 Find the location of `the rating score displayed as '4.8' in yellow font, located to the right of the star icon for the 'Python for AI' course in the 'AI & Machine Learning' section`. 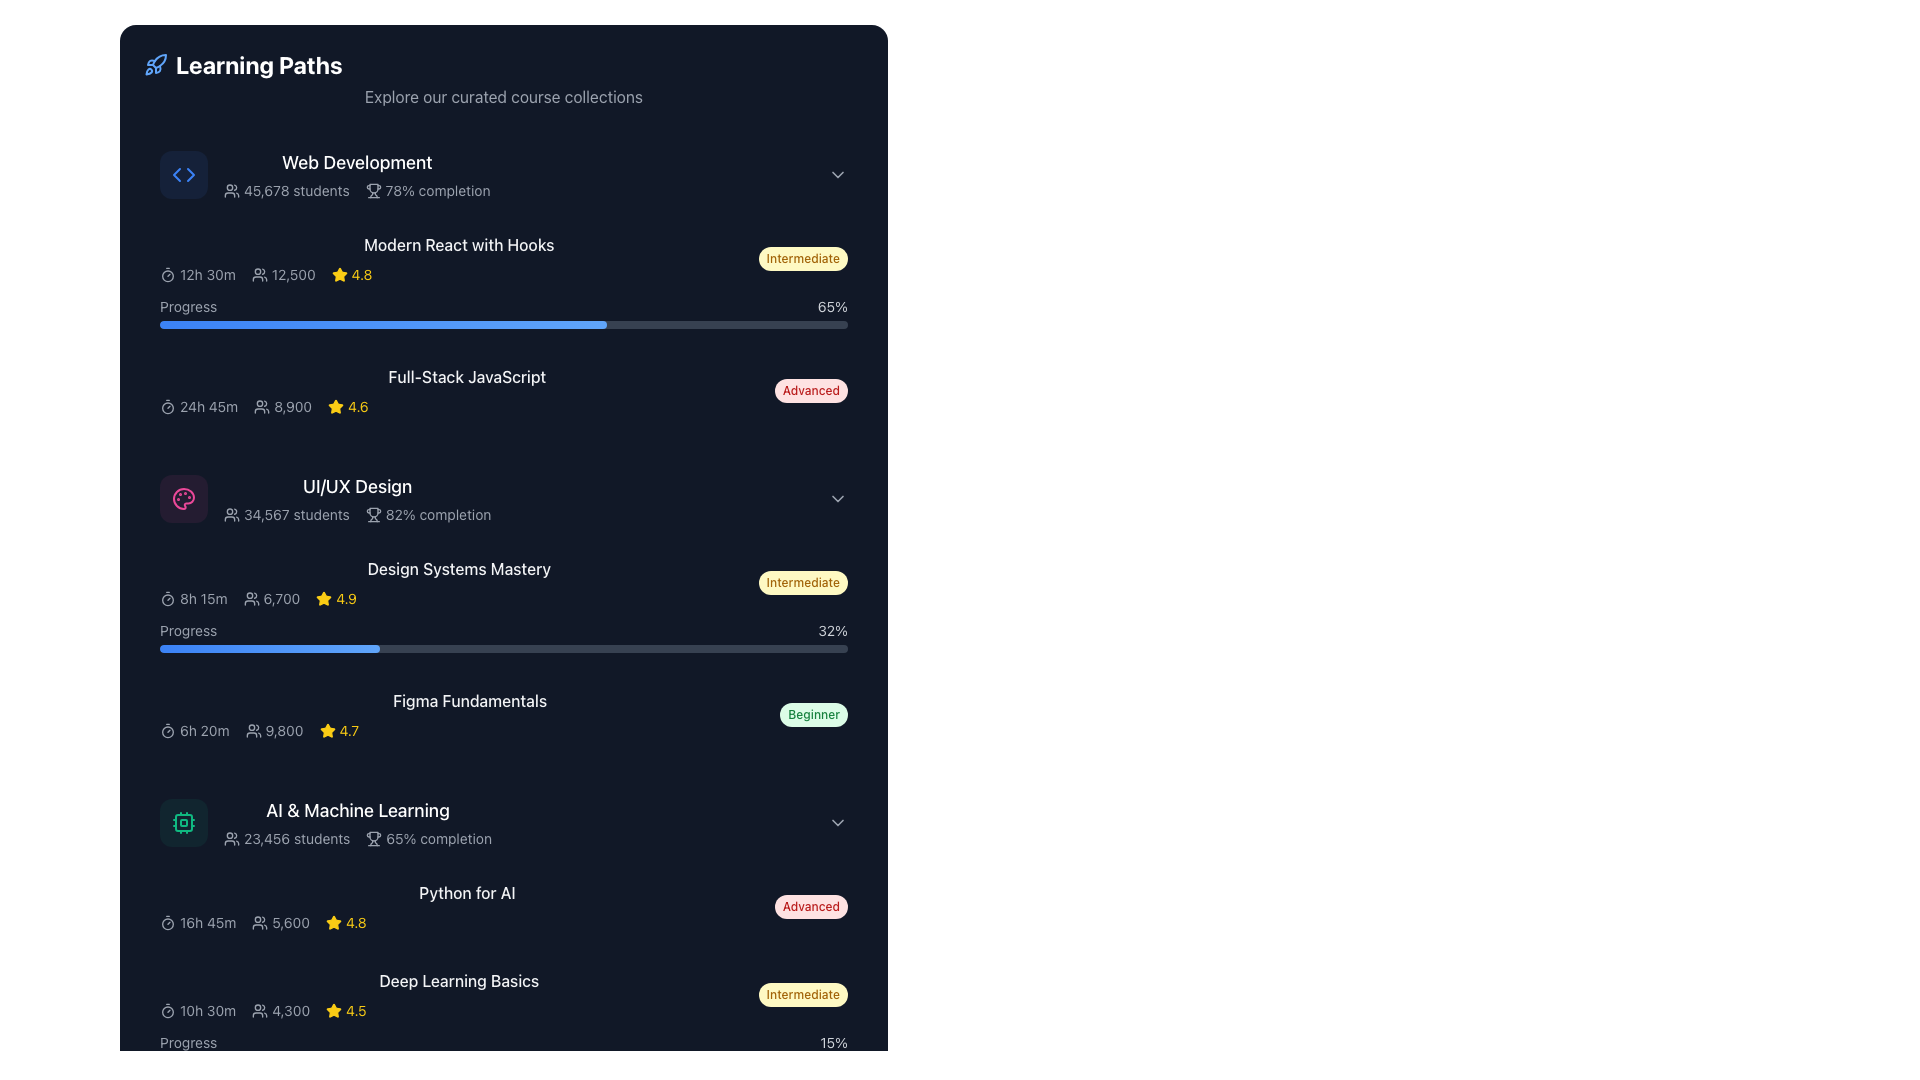

the rating score displayed as '4.8' in yellow font, located to the right of the star icon for the 'Python for AI' course in the 'AI & Machine Learning' section is located at coordinates (356, 922).